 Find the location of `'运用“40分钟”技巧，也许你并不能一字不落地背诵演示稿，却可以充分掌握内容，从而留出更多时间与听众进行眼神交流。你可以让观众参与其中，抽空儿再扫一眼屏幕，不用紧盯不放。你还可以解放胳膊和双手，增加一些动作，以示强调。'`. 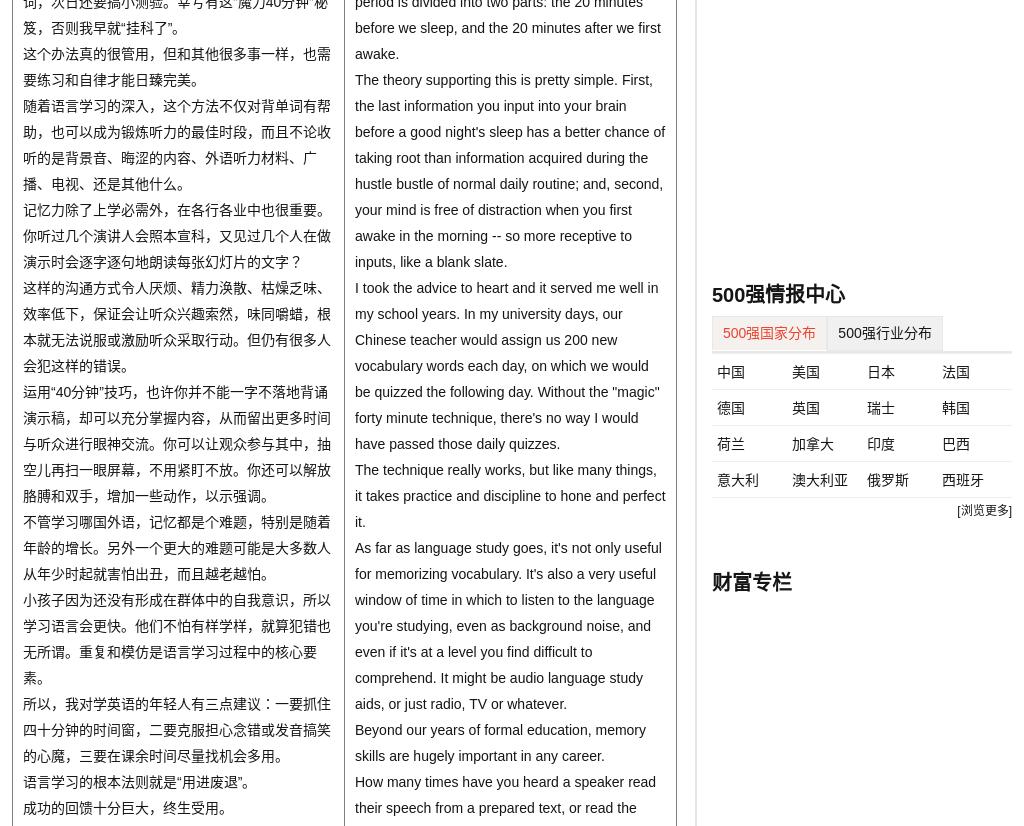

'运用“40分钟”技巧，也许你并不能一字不落地背诵演示稿，却可以充分掌握内容，从而留出更多时间与听众进行眼神交流。你可以让观众参与其中，抽空儿再扫一眼屏幕，不用紧盯不放。你还可以解放胳膊和双手，增加一些动作，以示强调。' is located at coordinates (177, 442).